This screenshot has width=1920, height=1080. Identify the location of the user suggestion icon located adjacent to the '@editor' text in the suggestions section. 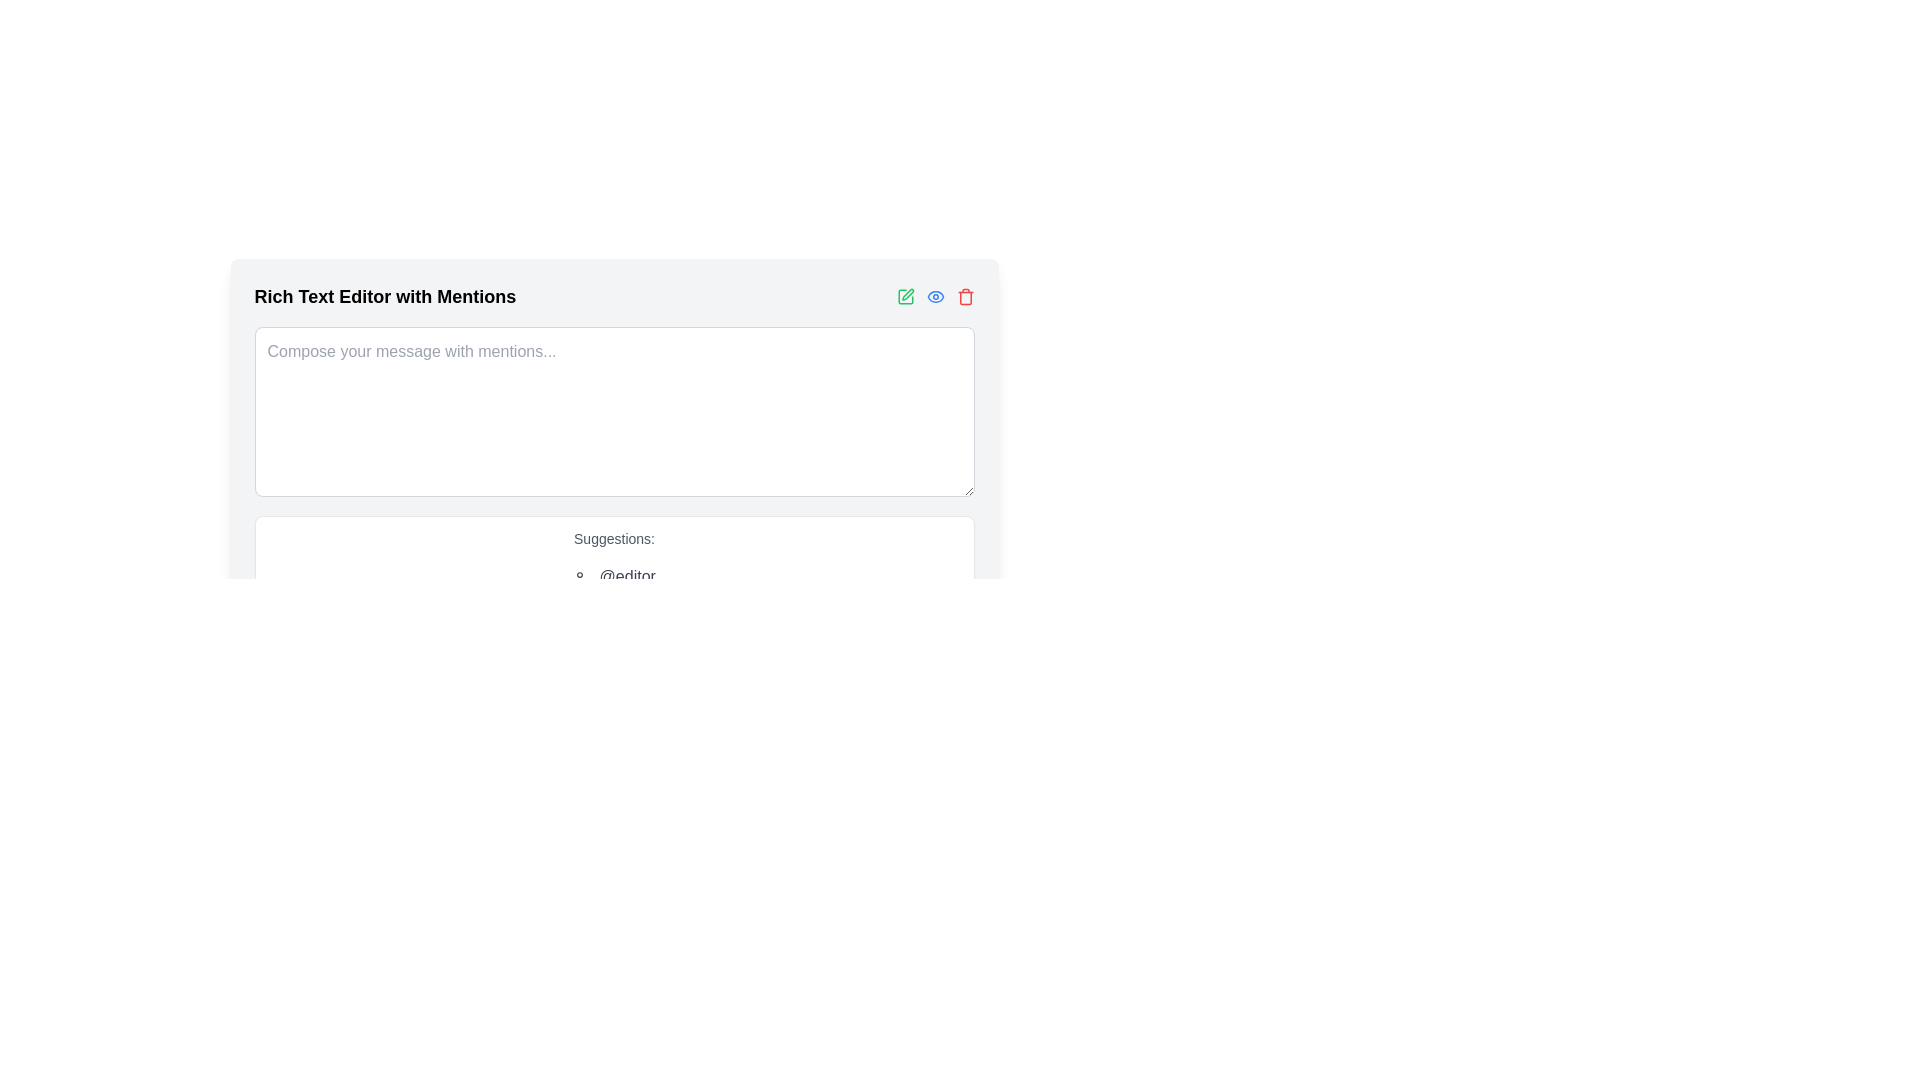
(579, 577).